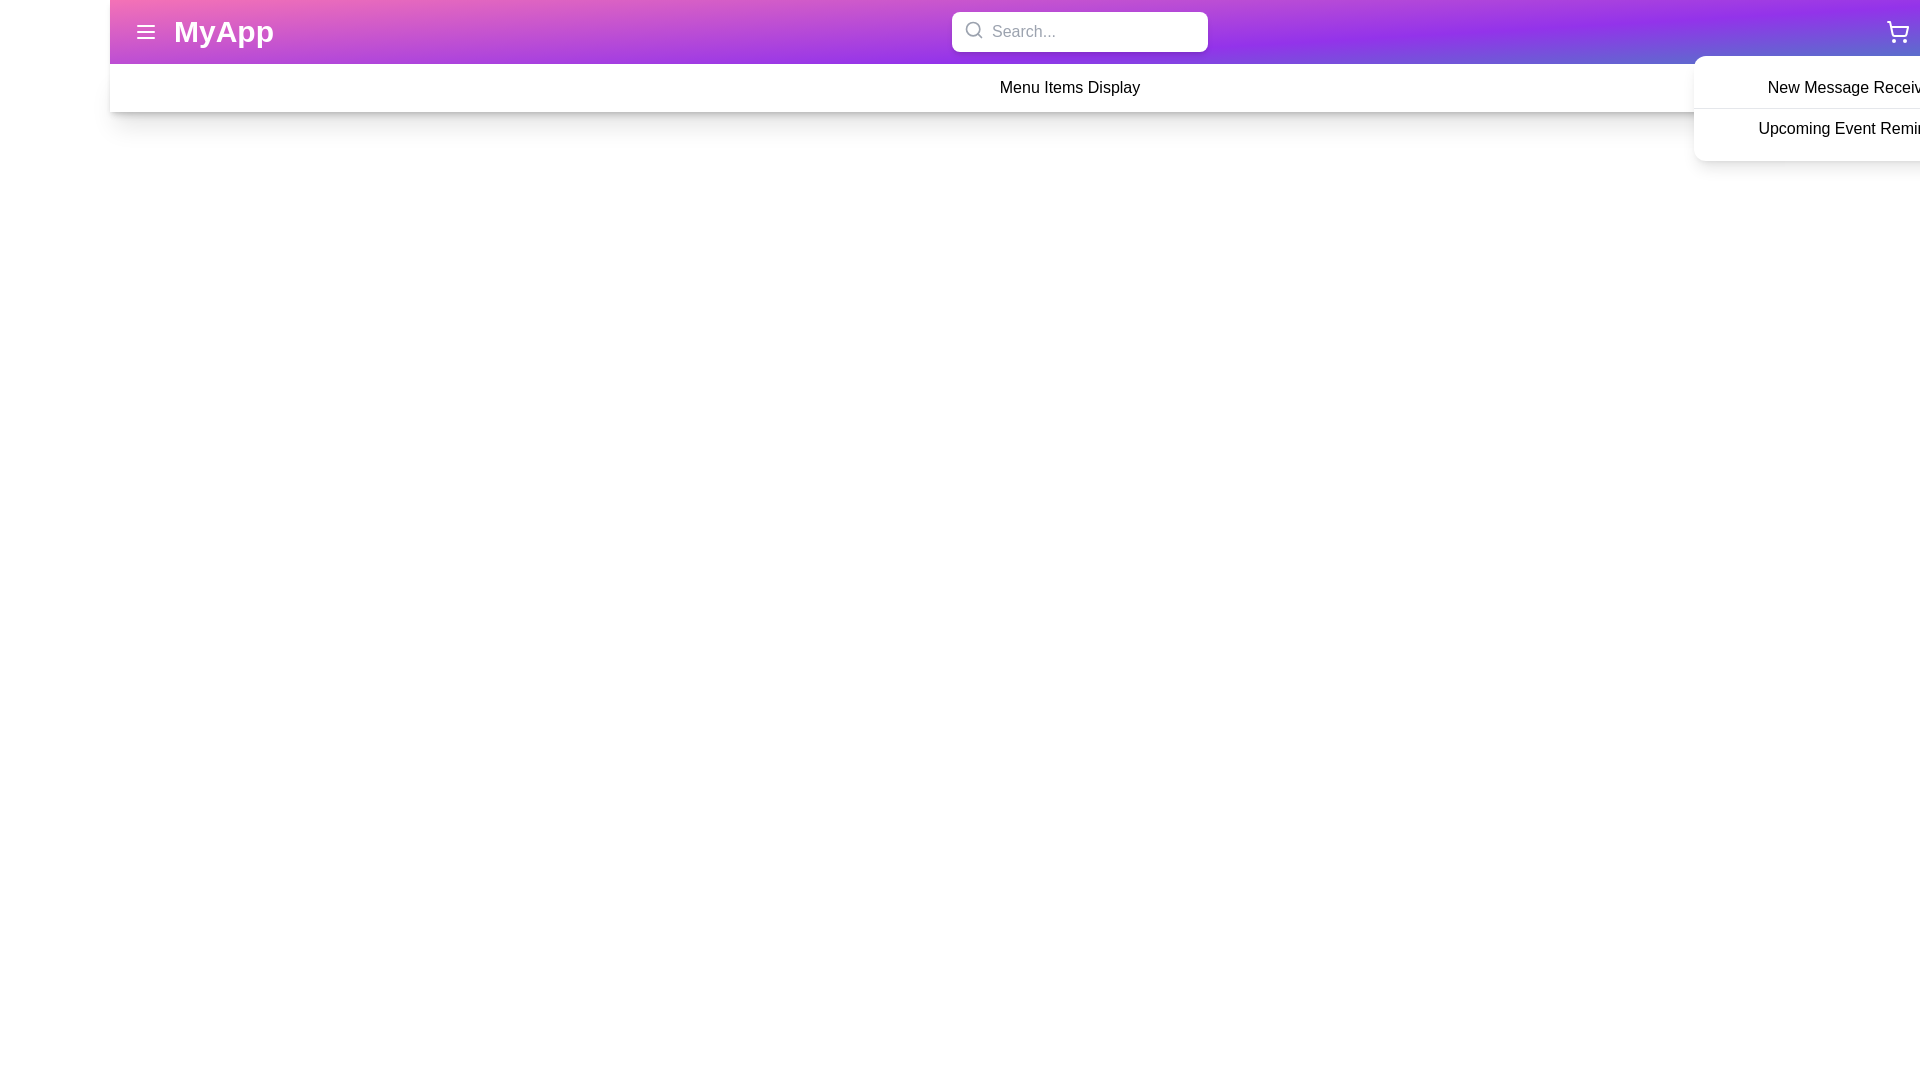  What do you see at coordinates (144, 31) in the screenshot?
I see `the menu icon to toggle the menu visibility` at bounding box center [144, 31].